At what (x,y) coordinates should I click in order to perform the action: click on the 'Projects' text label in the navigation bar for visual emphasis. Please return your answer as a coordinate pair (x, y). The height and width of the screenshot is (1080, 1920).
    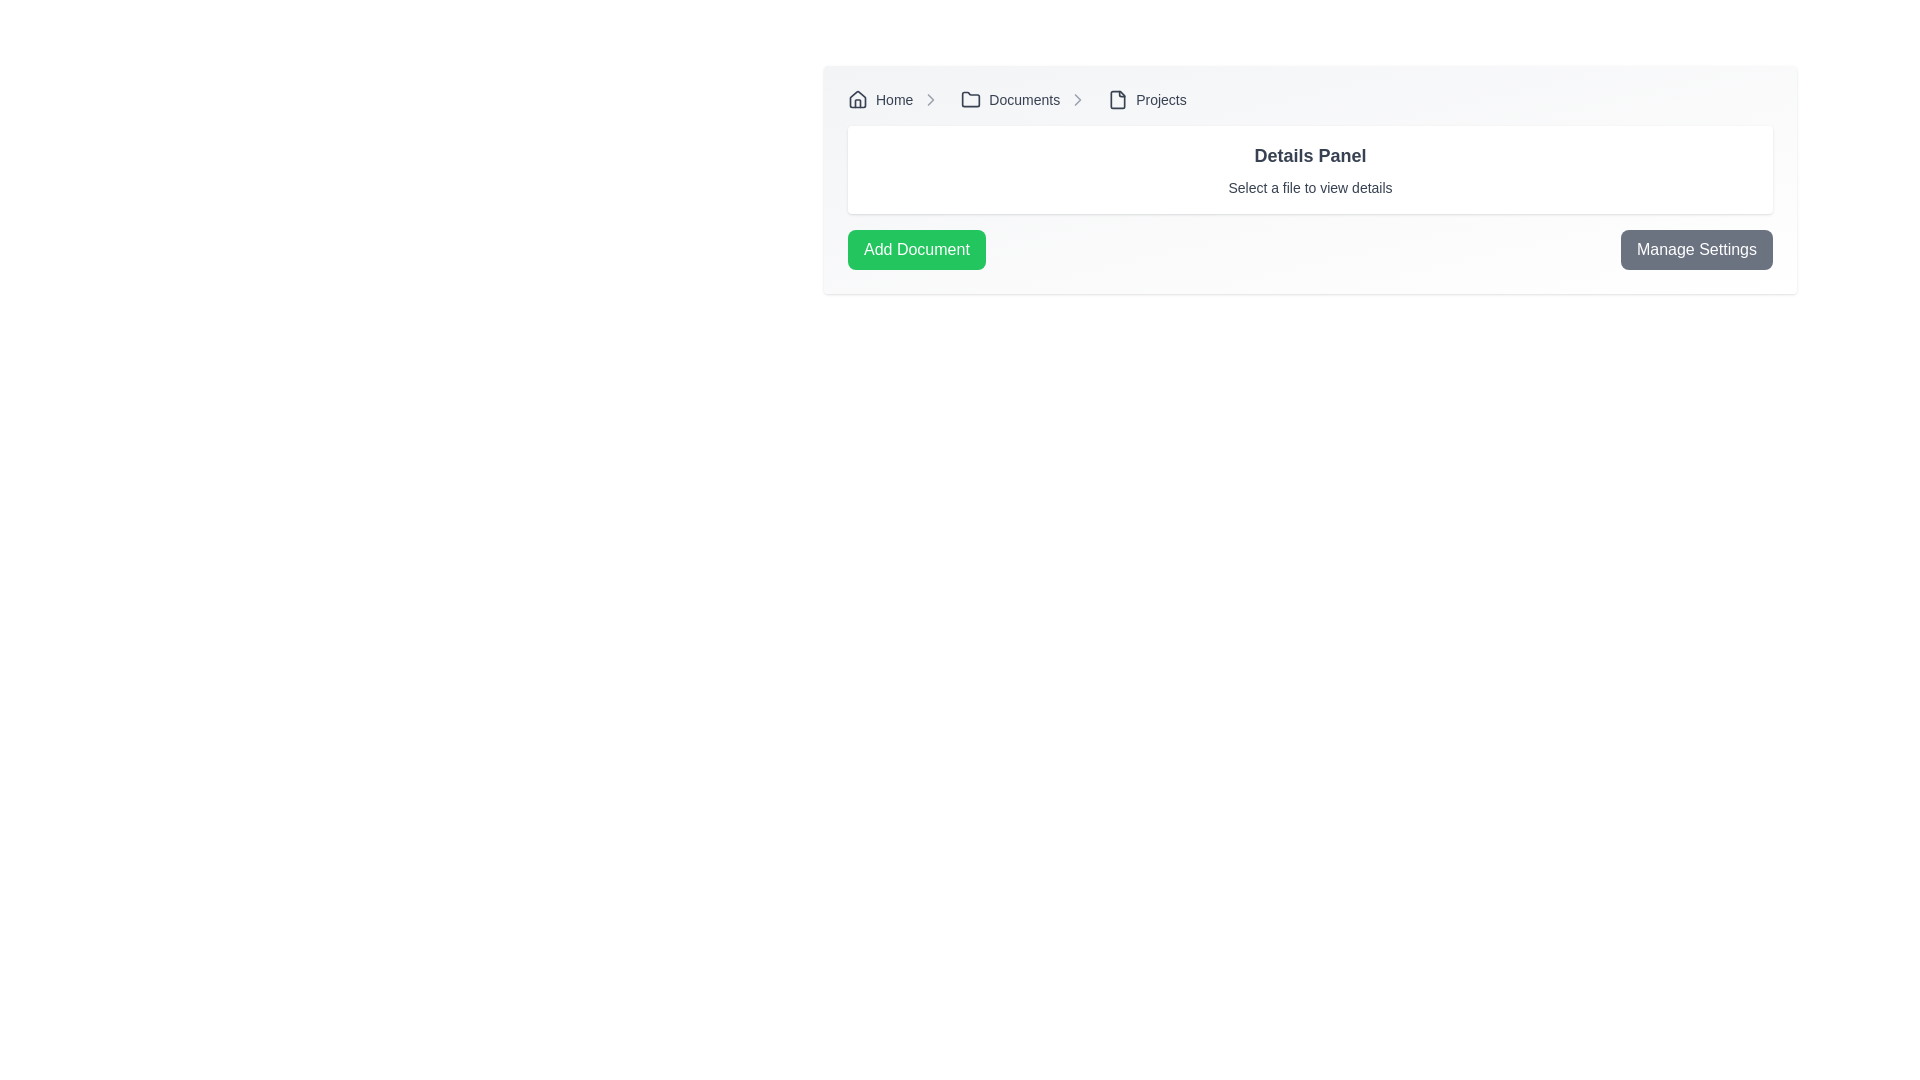
    Looking at the image, I should click on (1161, 100).